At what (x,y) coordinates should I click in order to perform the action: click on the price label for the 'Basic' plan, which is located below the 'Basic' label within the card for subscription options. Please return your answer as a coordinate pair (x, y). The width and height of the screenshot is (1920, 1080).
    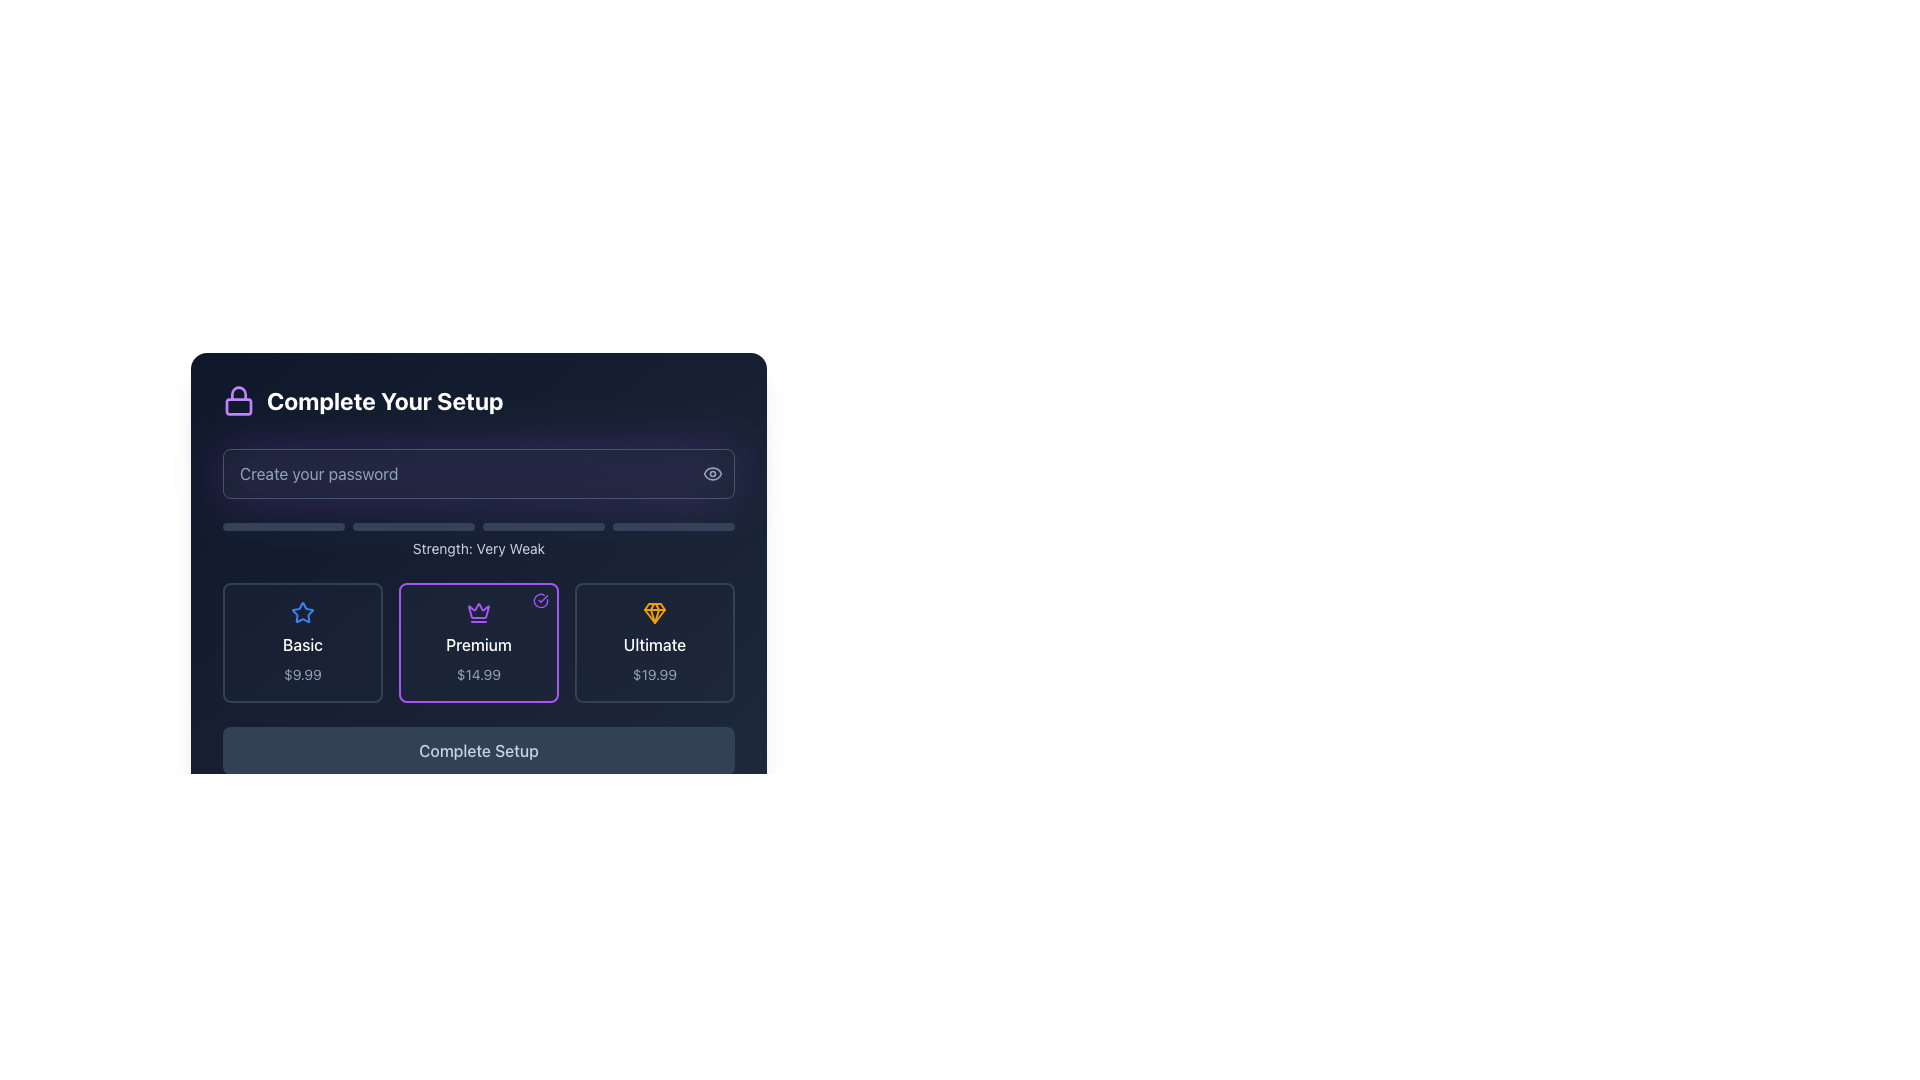
    Looking at the image, I should click on (301, 675).